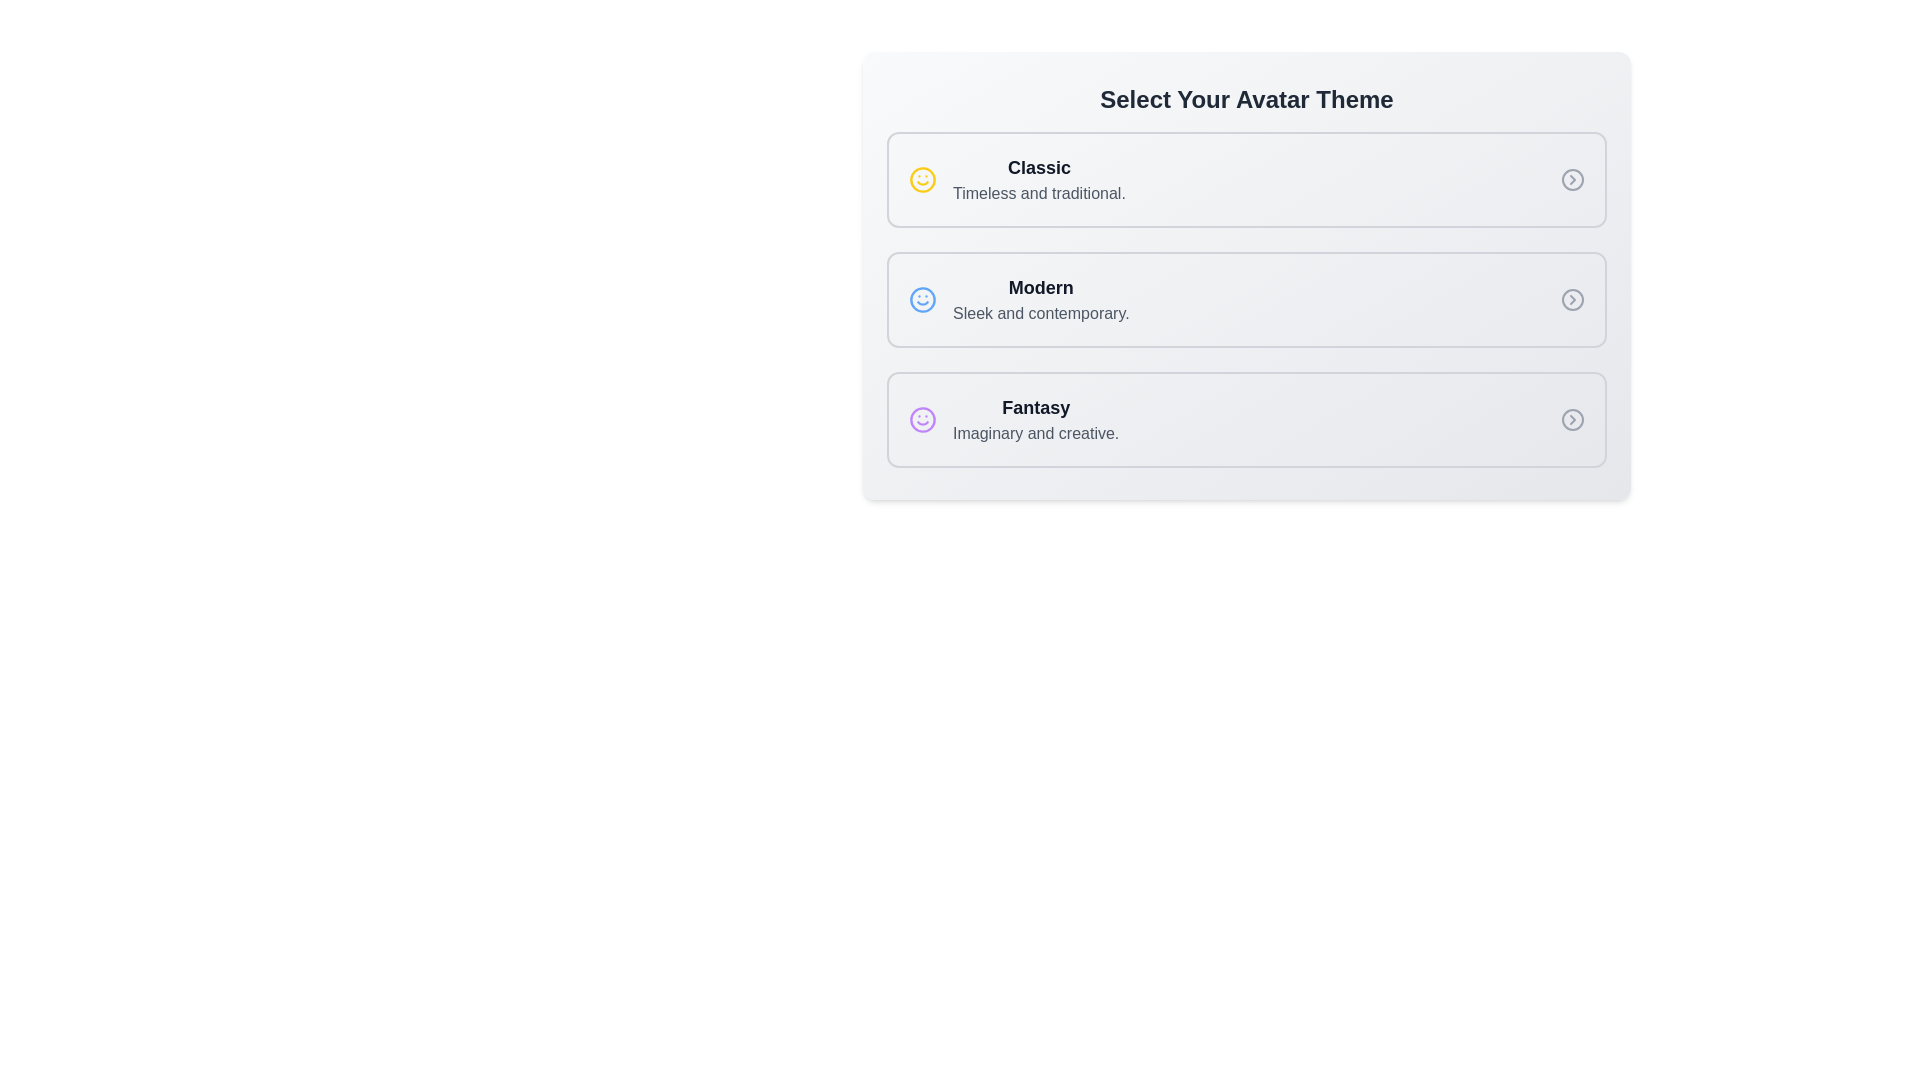 This screenshot has width=1920, height=1080. What do you see at coordinates (1039, 167) in the screenshot?
I see `the text label displaying 'Classic', which is styled with a bold font and is positioned above the description text 'Timeless and traditional'` at bounding box center [1039, 167].